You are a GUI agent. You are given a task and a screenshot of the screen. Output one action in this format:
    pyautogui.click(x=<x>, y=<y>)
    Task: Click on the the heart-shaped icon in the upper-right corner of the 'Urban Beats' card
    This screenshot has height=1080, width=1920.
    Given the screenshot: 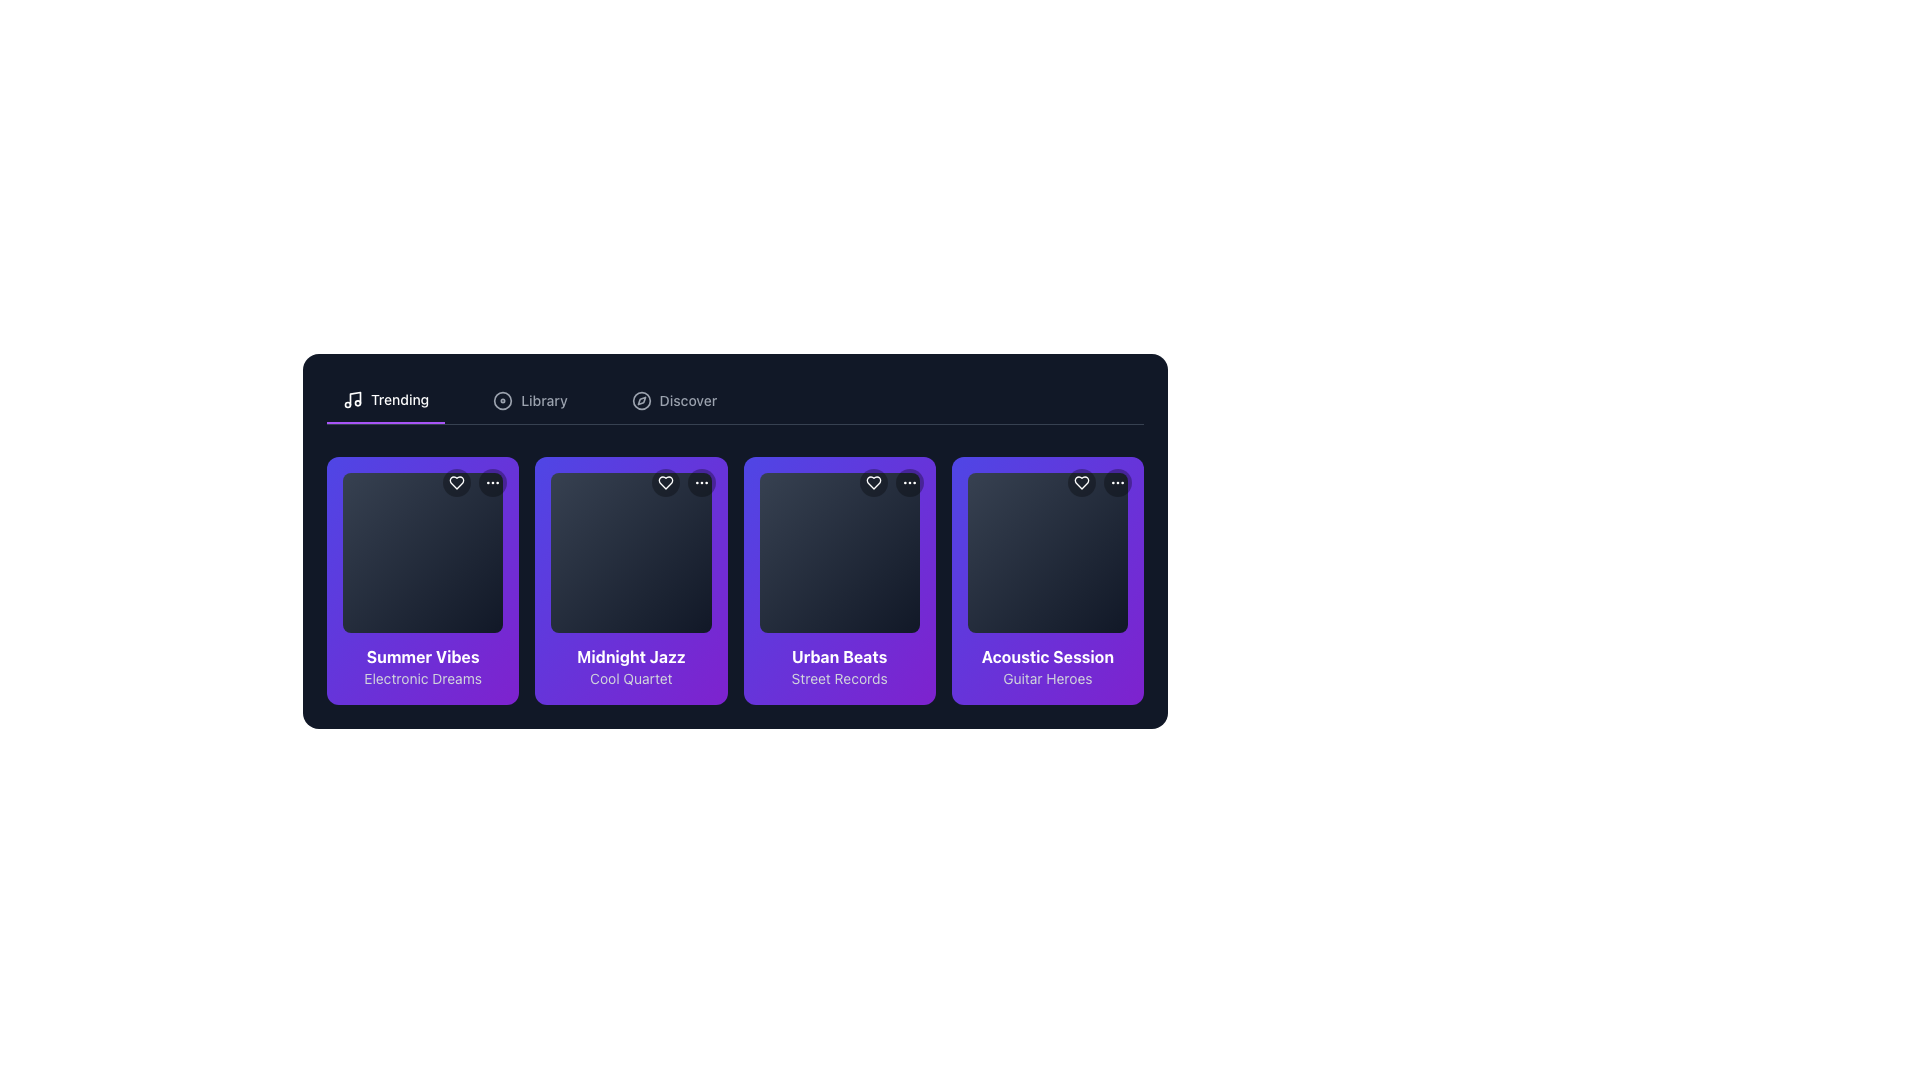 What is the action you would take?
    pyautogui.click(x=873, y=482)
    